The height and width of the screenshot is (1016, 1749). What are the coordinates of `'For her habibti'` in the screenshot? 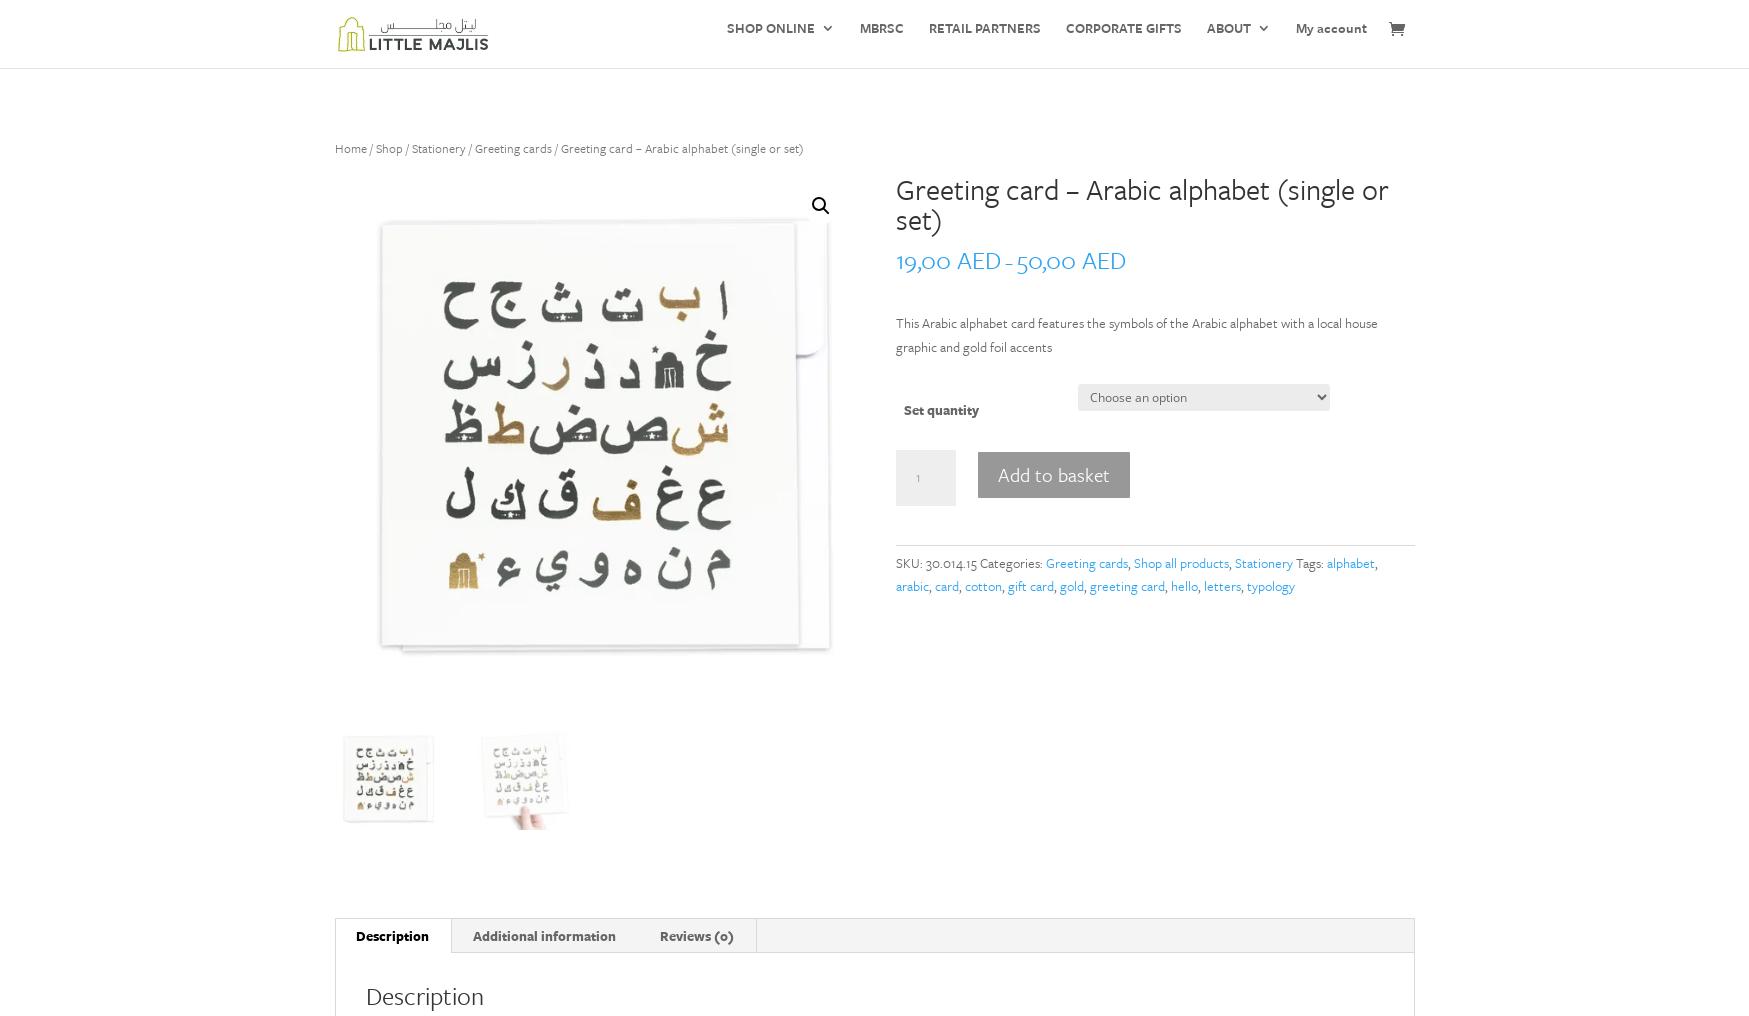 It's located at (1005, 322).